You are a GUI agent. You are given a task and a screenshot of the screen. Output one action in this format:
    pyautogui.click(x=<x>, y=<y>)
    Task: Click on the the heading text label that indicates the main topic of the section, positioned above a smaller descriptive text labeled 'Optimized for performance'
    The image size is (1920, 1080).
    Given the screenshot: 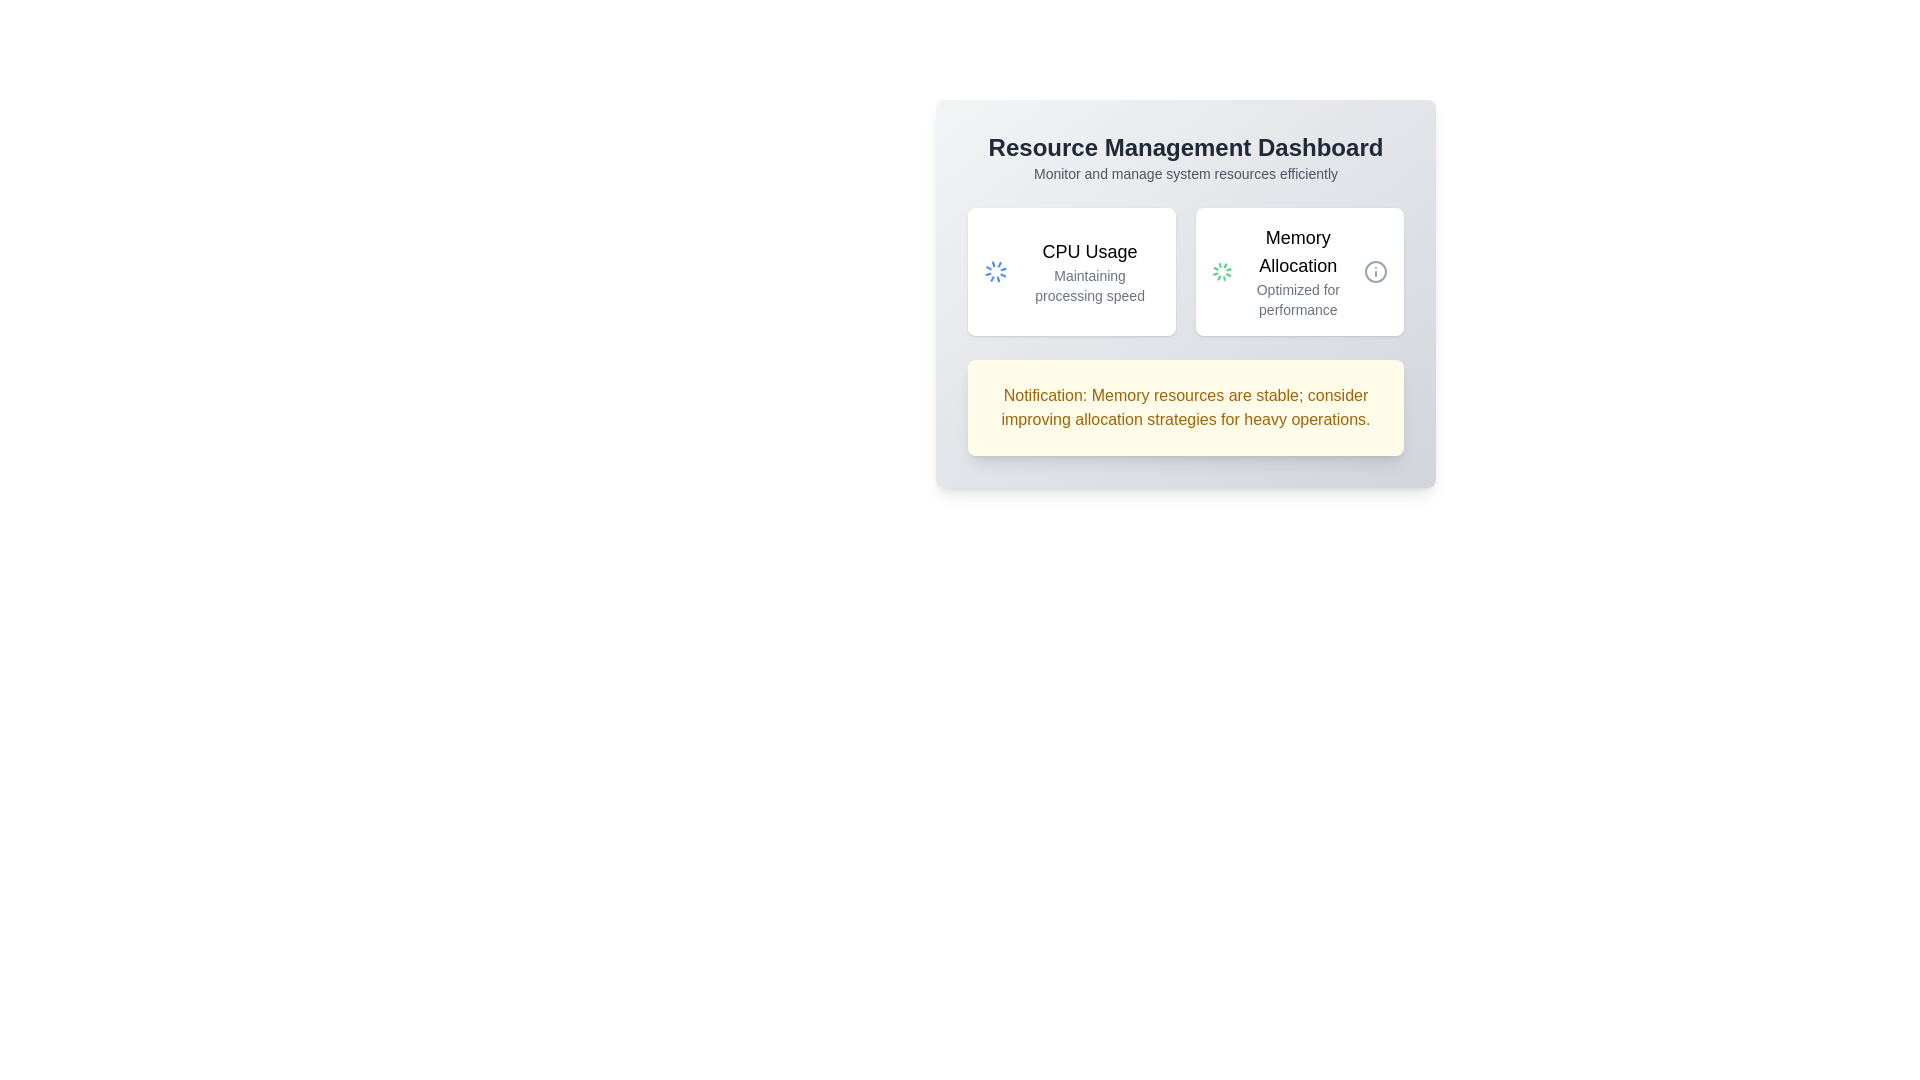 What is the action you would take?
    pyautogui.click(x=1298, y=250)
    